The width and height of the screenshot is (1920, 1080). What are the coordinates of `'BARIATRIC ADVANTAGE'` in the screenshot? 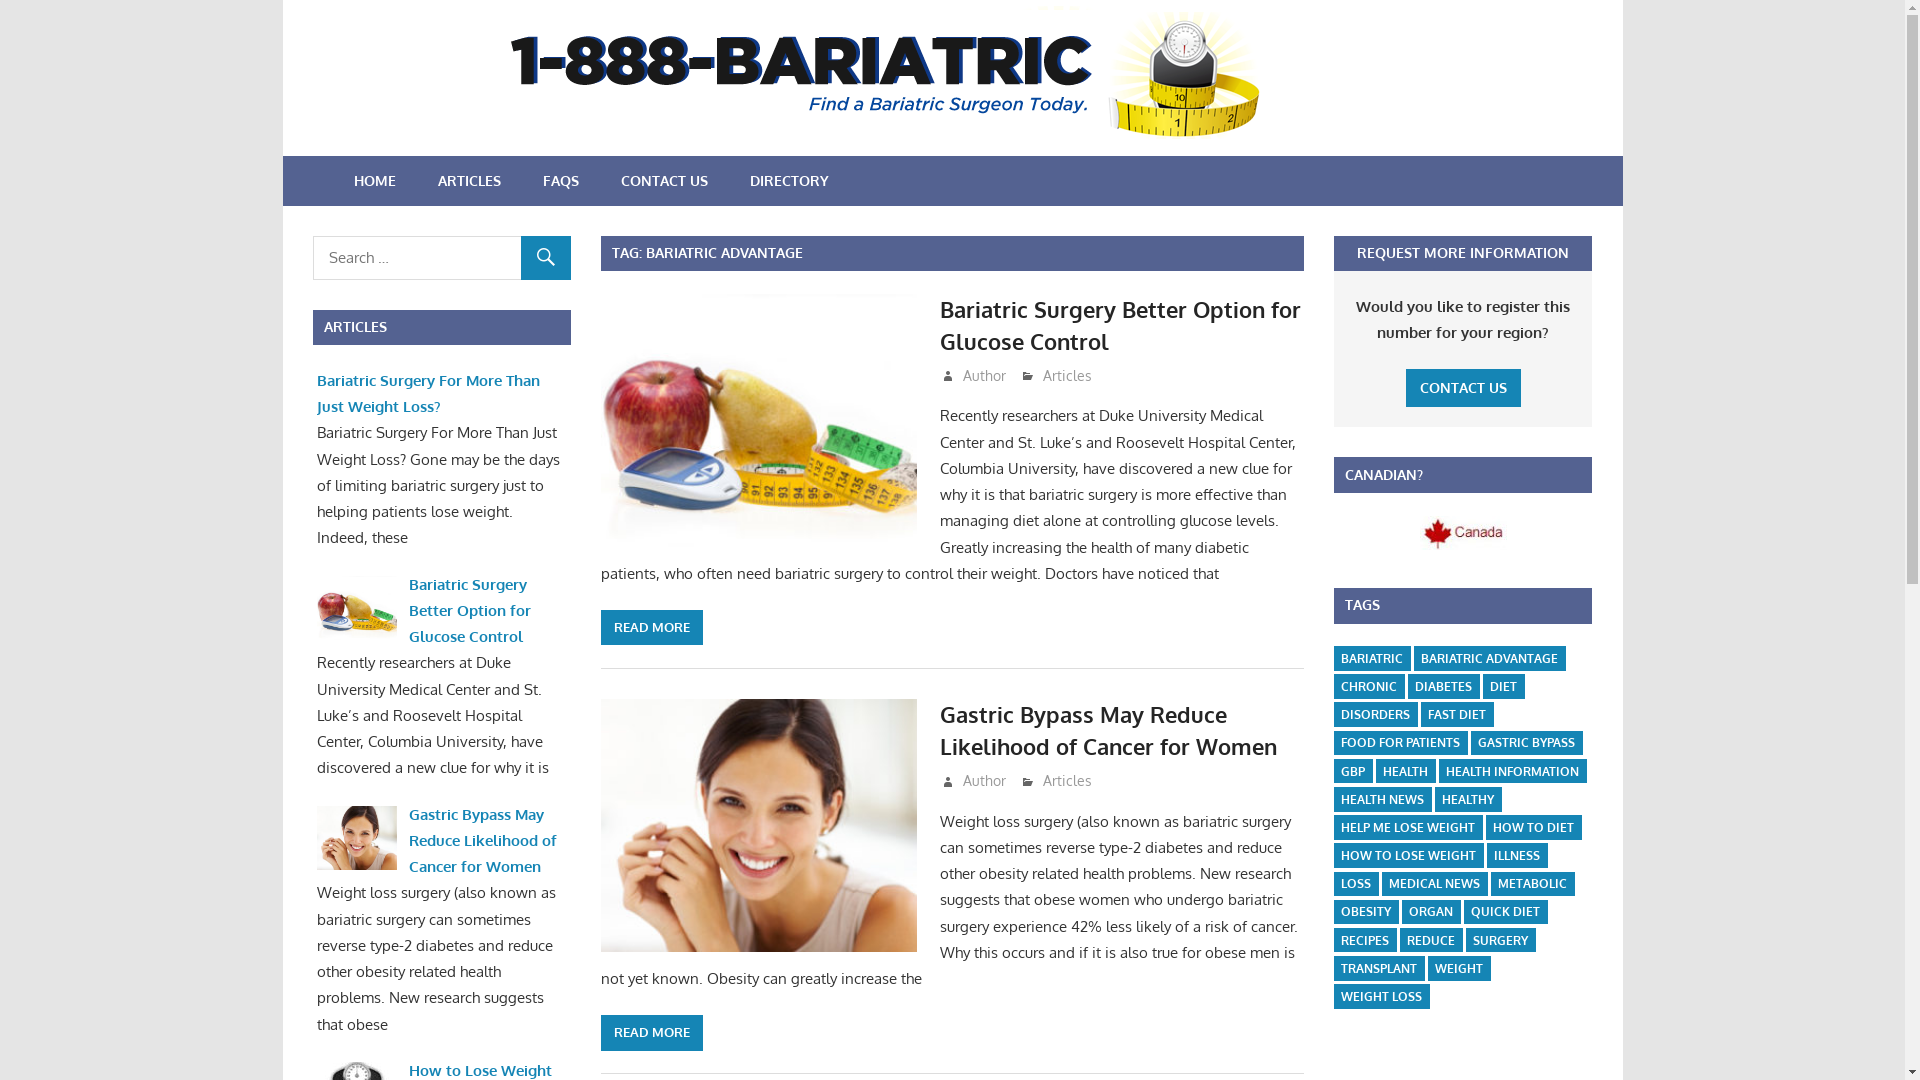 It's located at (1489, 658).